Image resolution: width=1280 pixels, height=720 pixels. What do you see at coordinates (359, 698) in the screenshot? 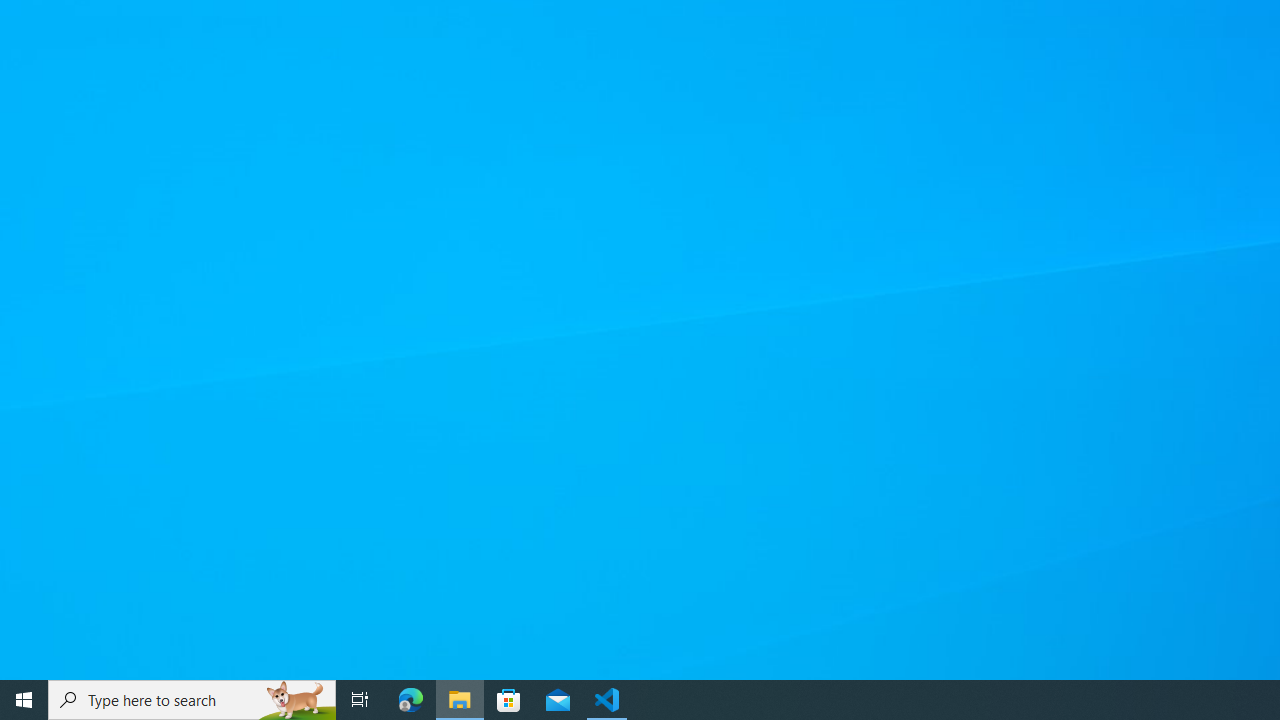
I see `'Task View'` at bounding box center [359, 698].